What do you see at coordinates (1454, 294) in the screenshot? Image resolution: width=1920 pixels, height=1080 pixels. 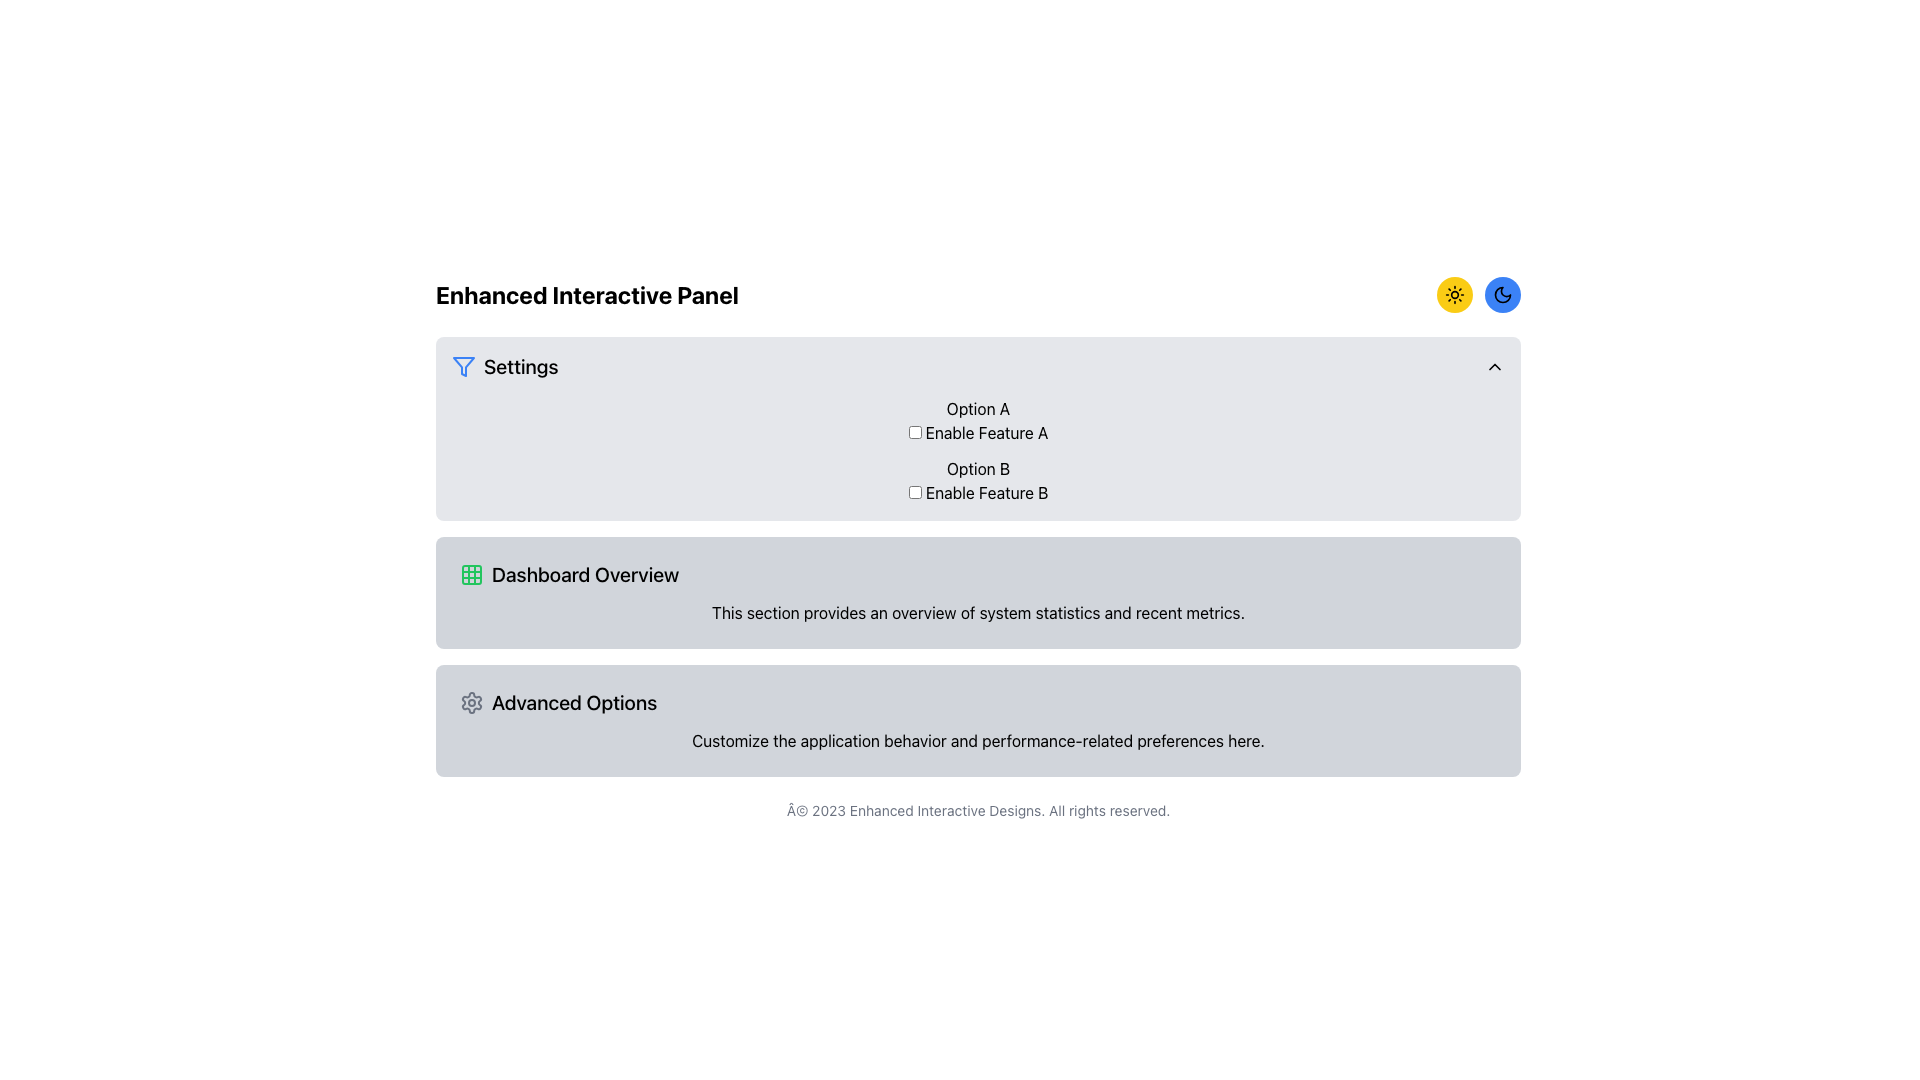 I see `the light mode toggle icon located in the top-right corner of the interface, which is the leftmost icon in the group of control icons` at bounding box center [1454, 294].